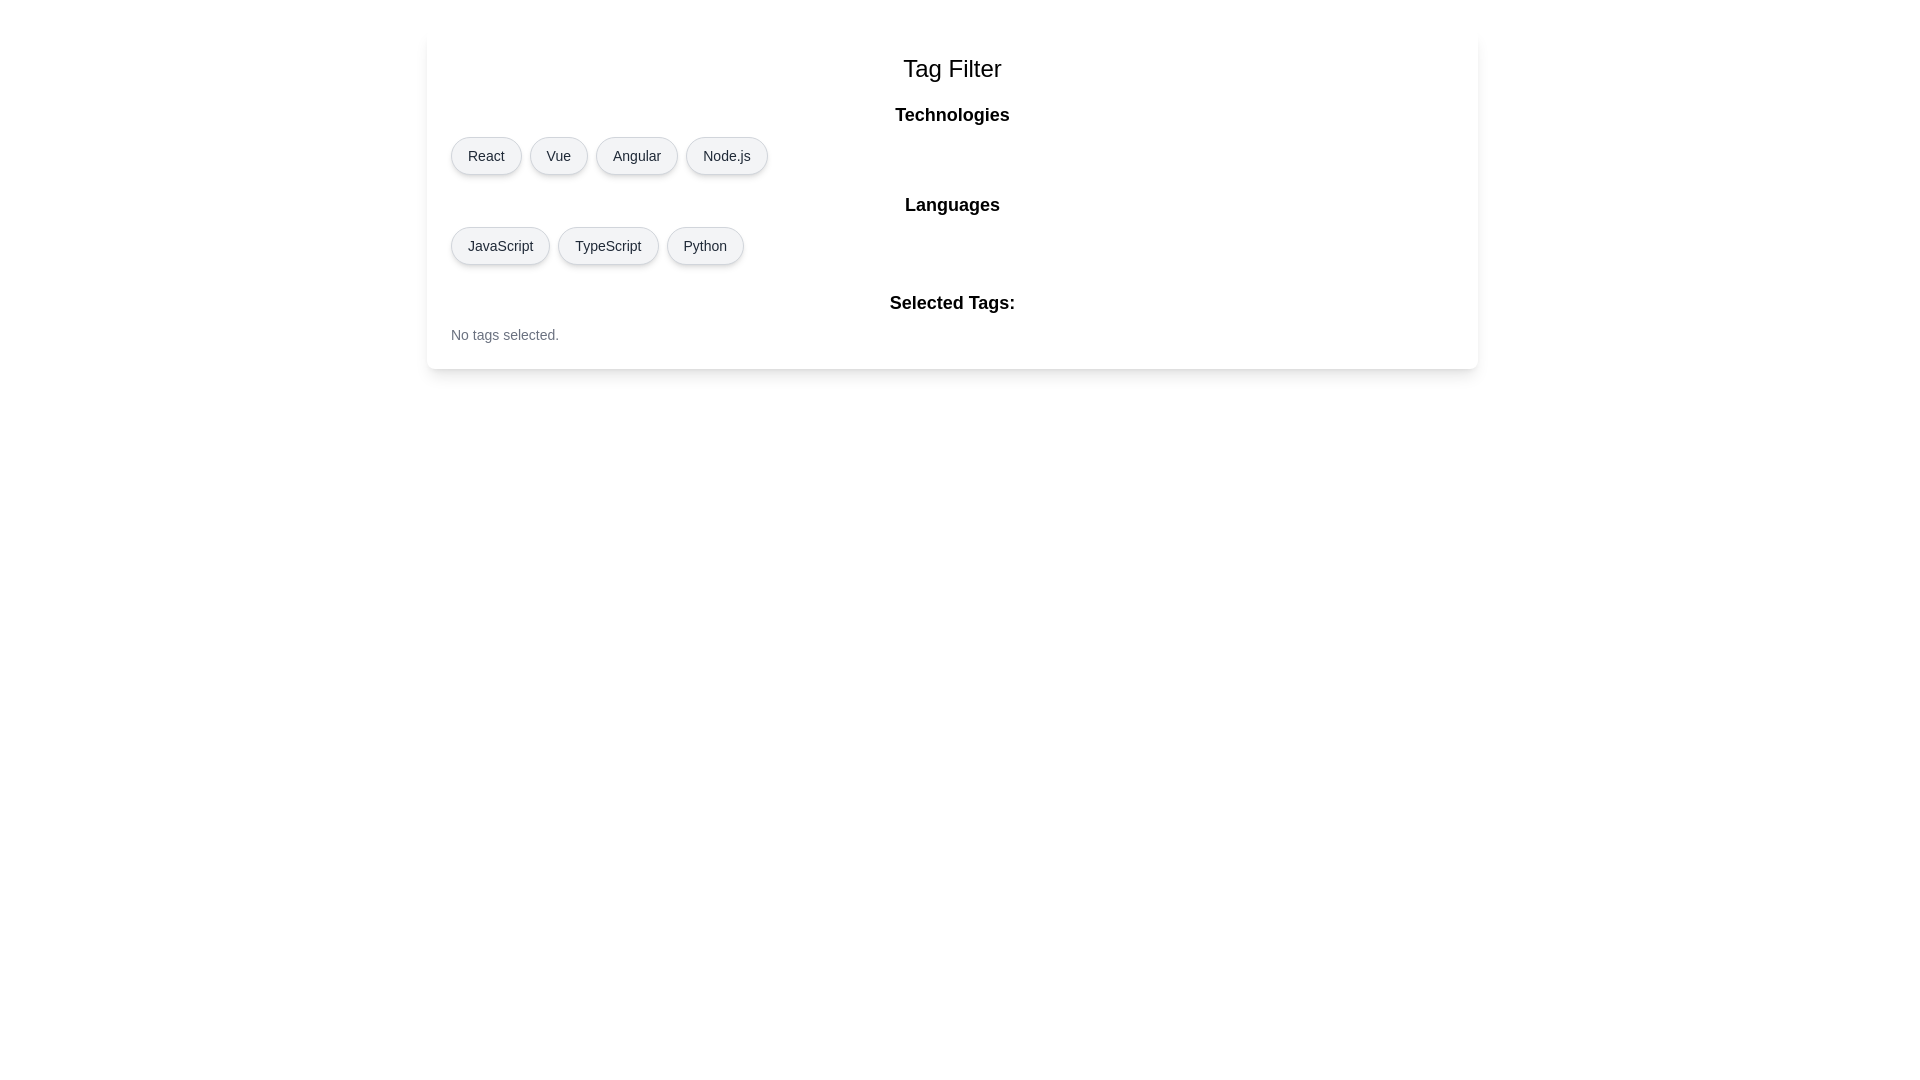 The height and width of the screenshot is (1080, 1920). I want to click on the 'Languages' section title text label, which is positioned below the 'Technologies' title and above the tags for 'JavaScript', 'TypeScript', and 'Python', so click(951, 204).